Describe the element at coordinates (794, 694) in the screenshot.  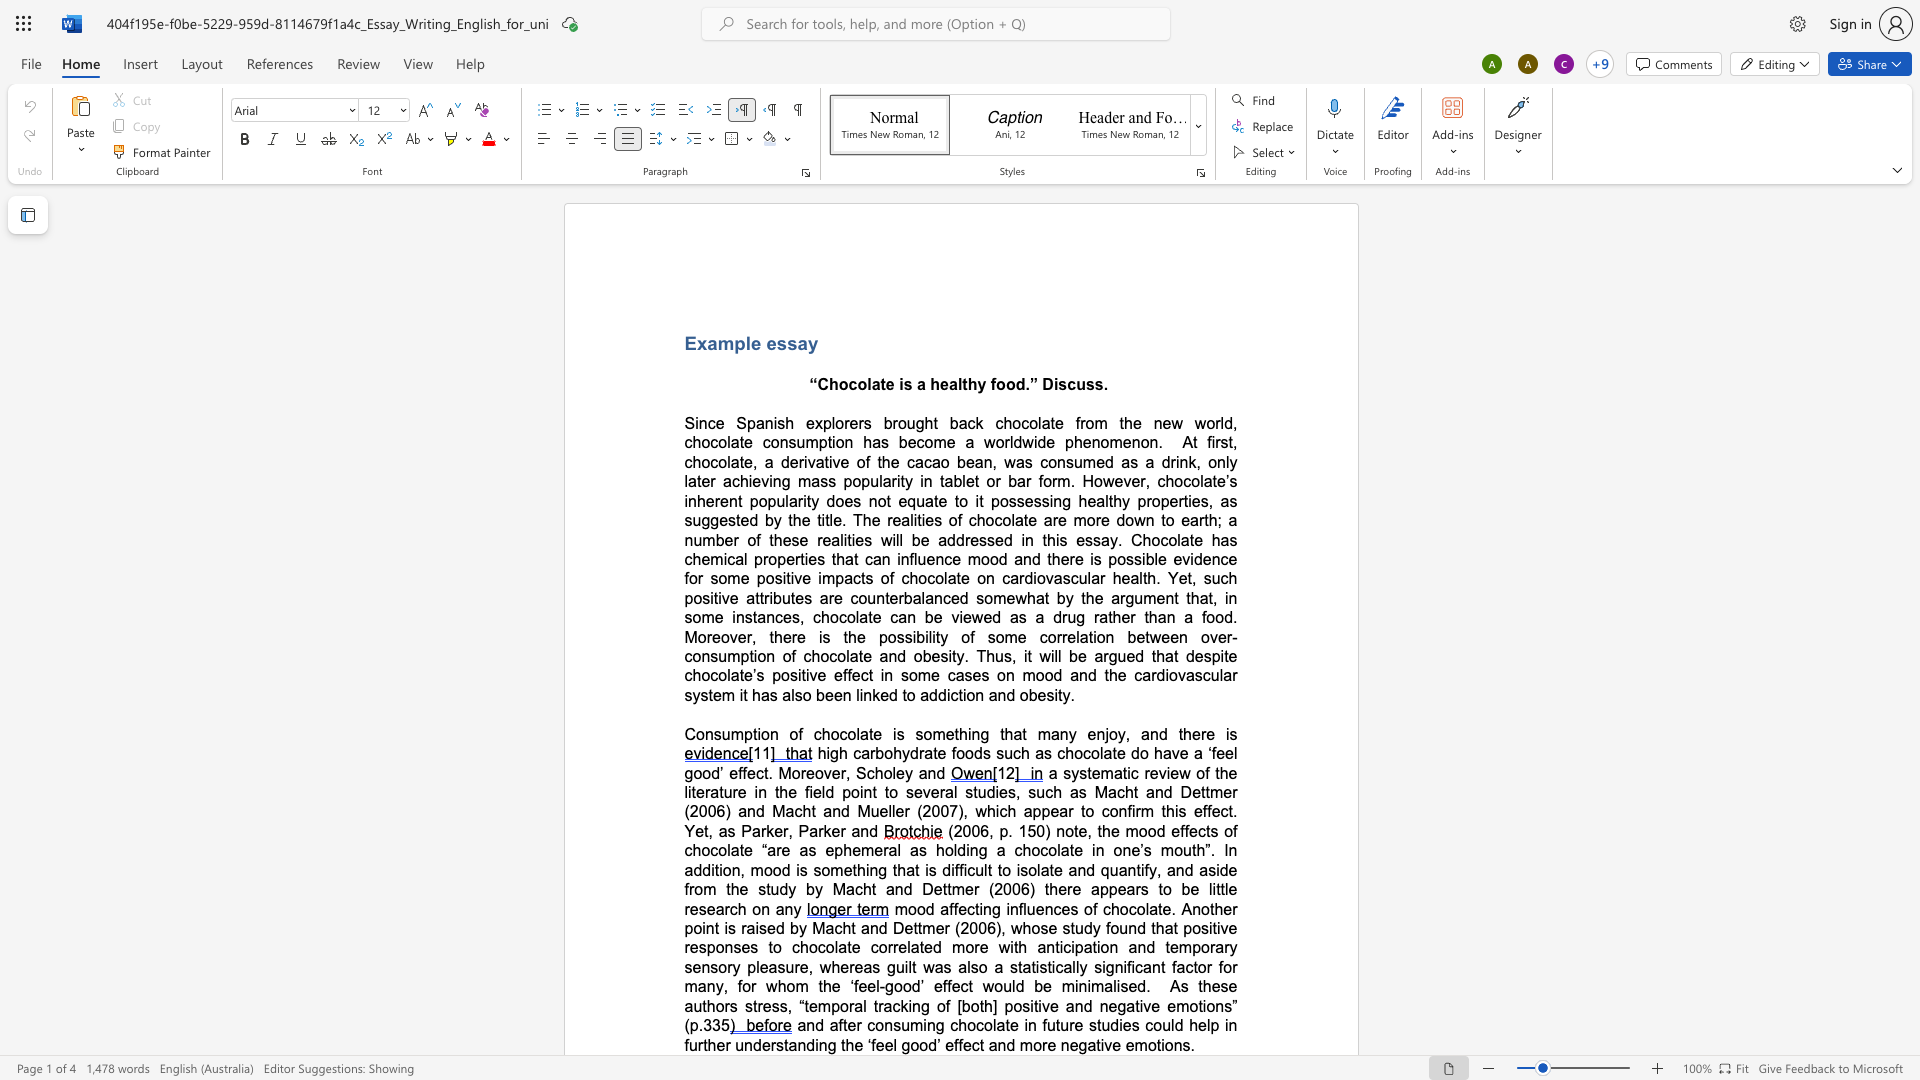
I see `the space between the continuous character "l" and "s" in the text` at that location.